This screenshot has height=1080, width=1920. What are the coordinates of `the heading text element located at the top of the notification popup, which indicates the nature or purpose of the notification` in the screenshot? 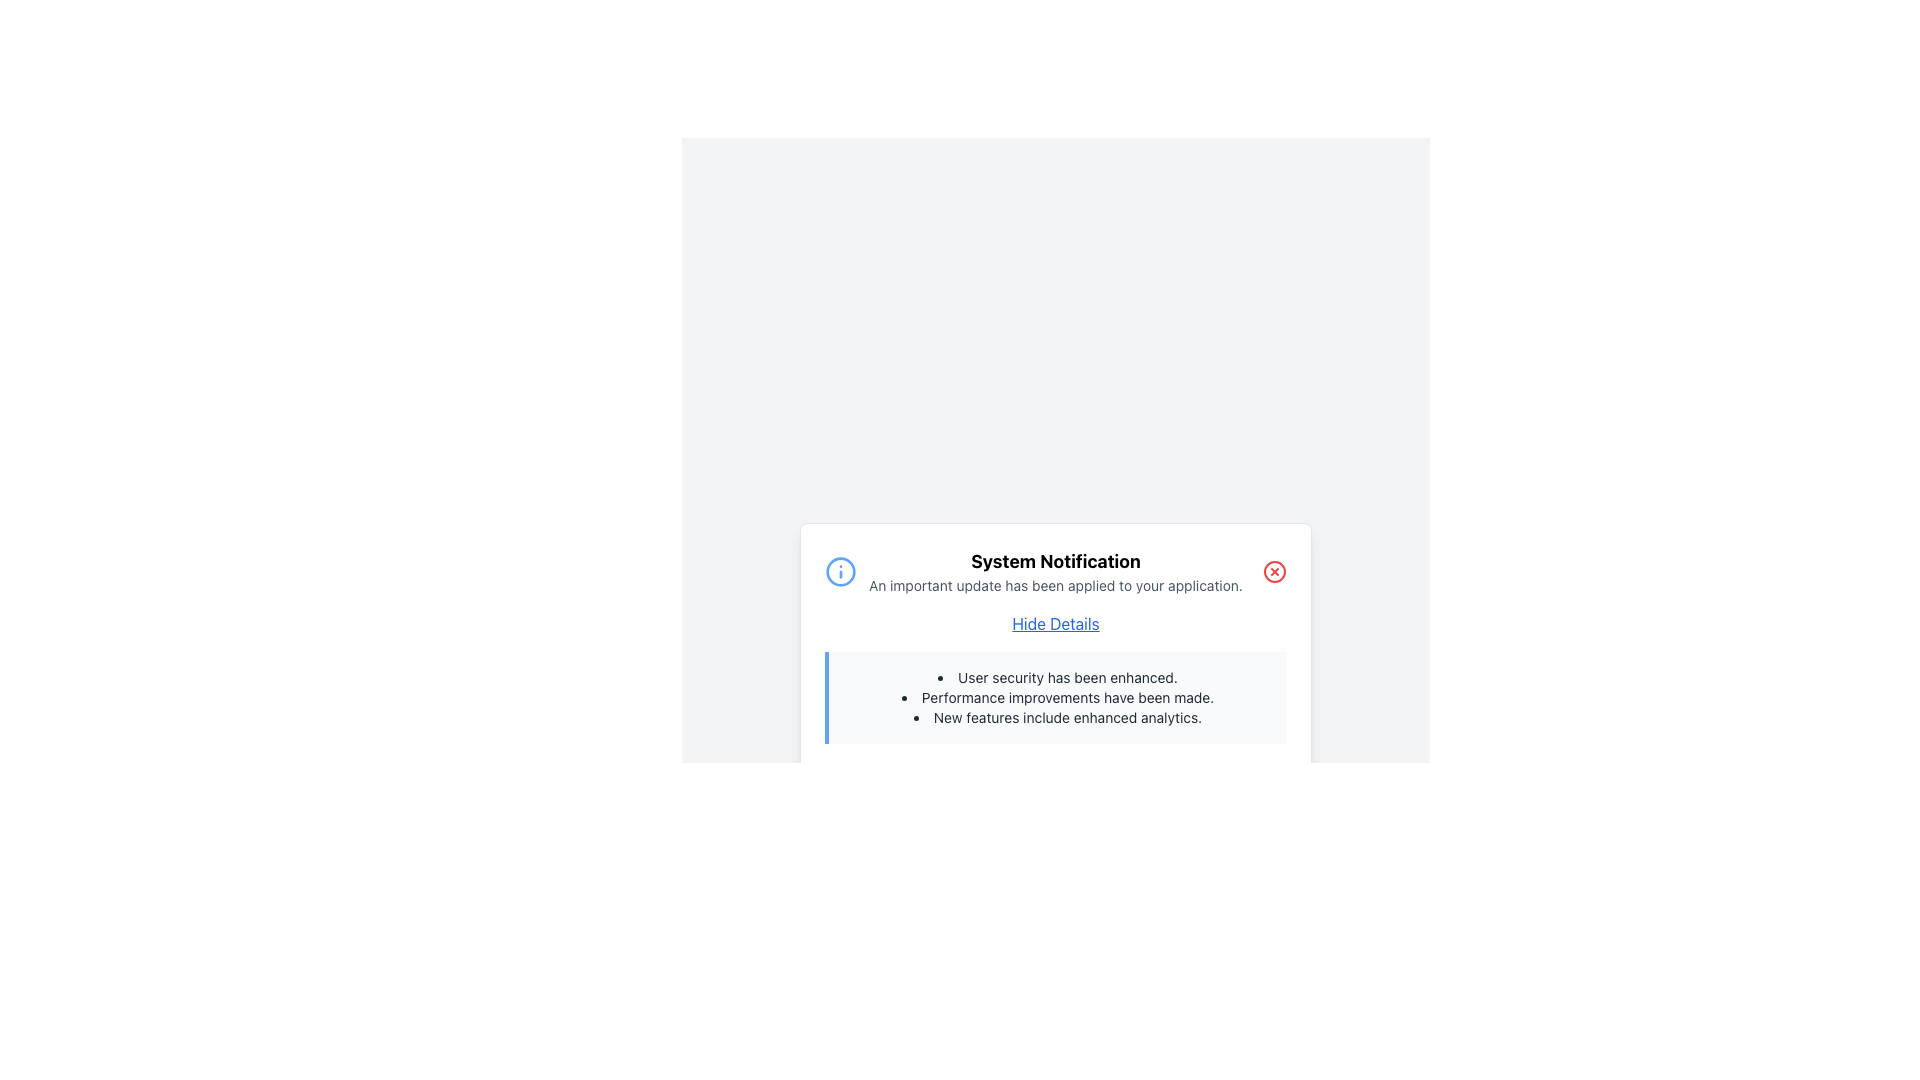 It's located at (1055, 562).